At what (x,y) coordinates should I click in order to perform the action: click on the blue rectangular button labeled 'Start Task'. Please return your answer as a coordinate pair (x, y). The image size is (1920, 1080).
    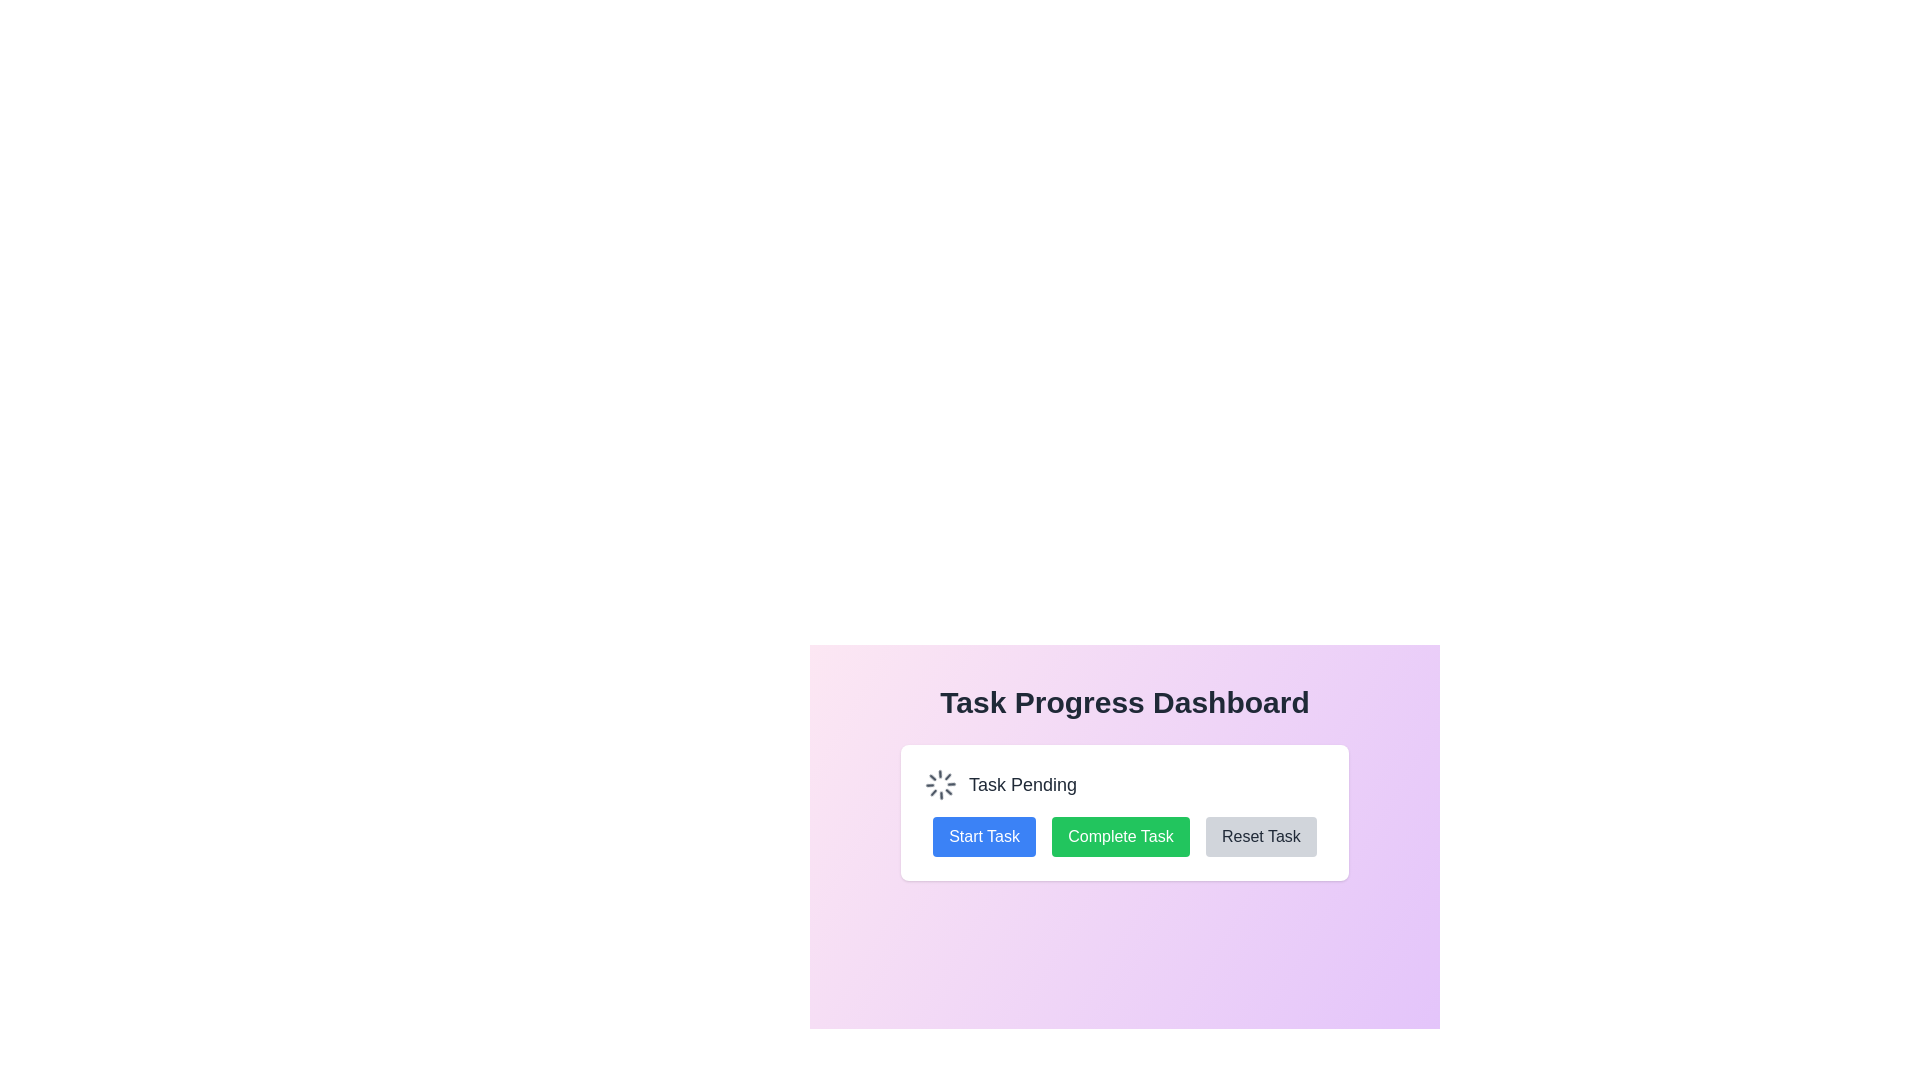
    Looking at the image, I should click on (984, 837).